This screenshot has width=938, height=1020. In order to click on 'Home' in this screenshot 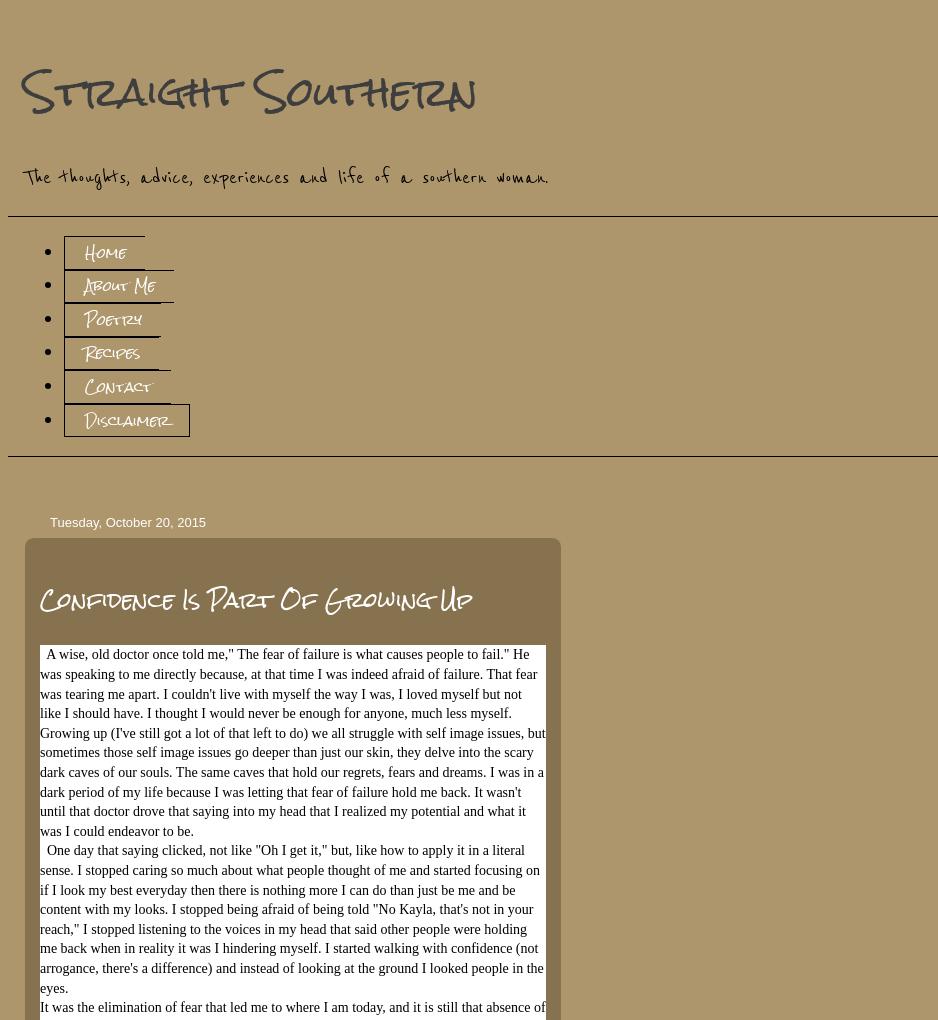, I will do `click(103, 251)`.